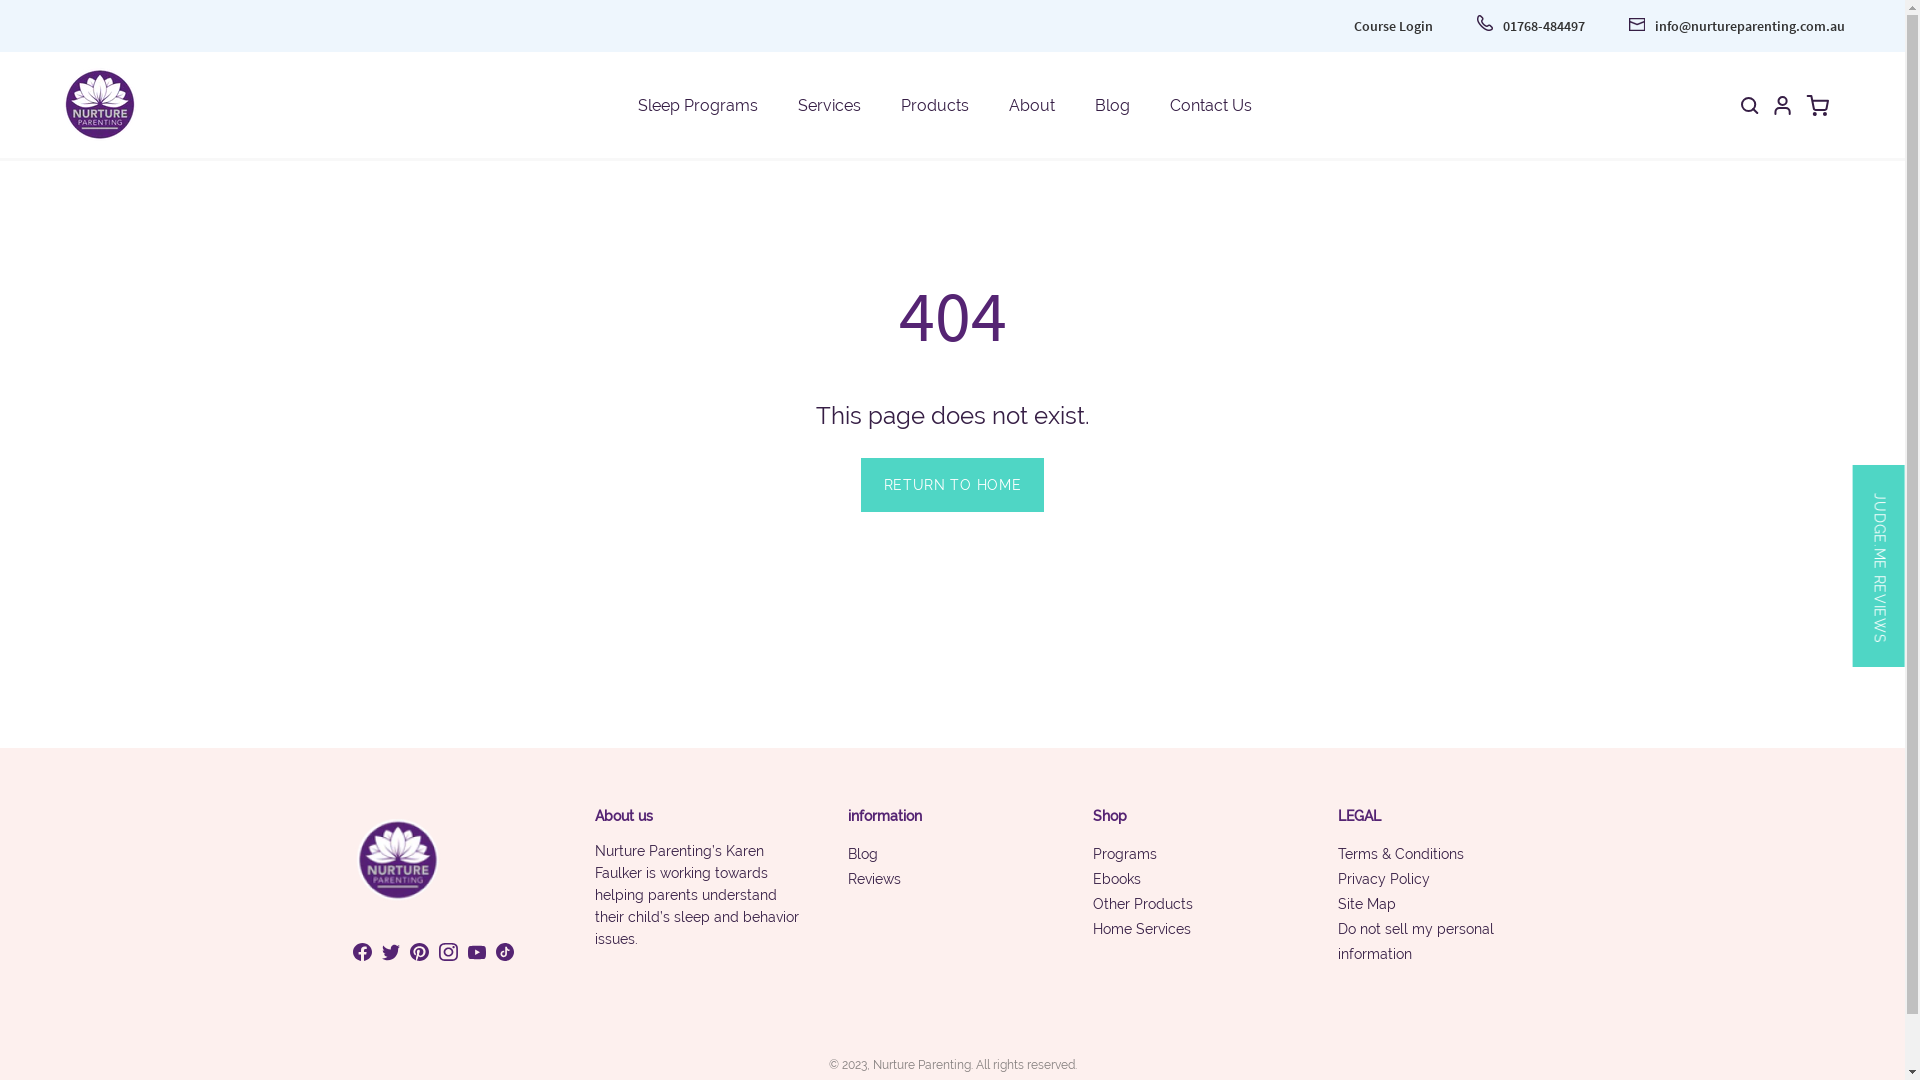 The height and width of the screenshot is (1080, 1920). I want to click on 'Course Login', so click(1392, 27).